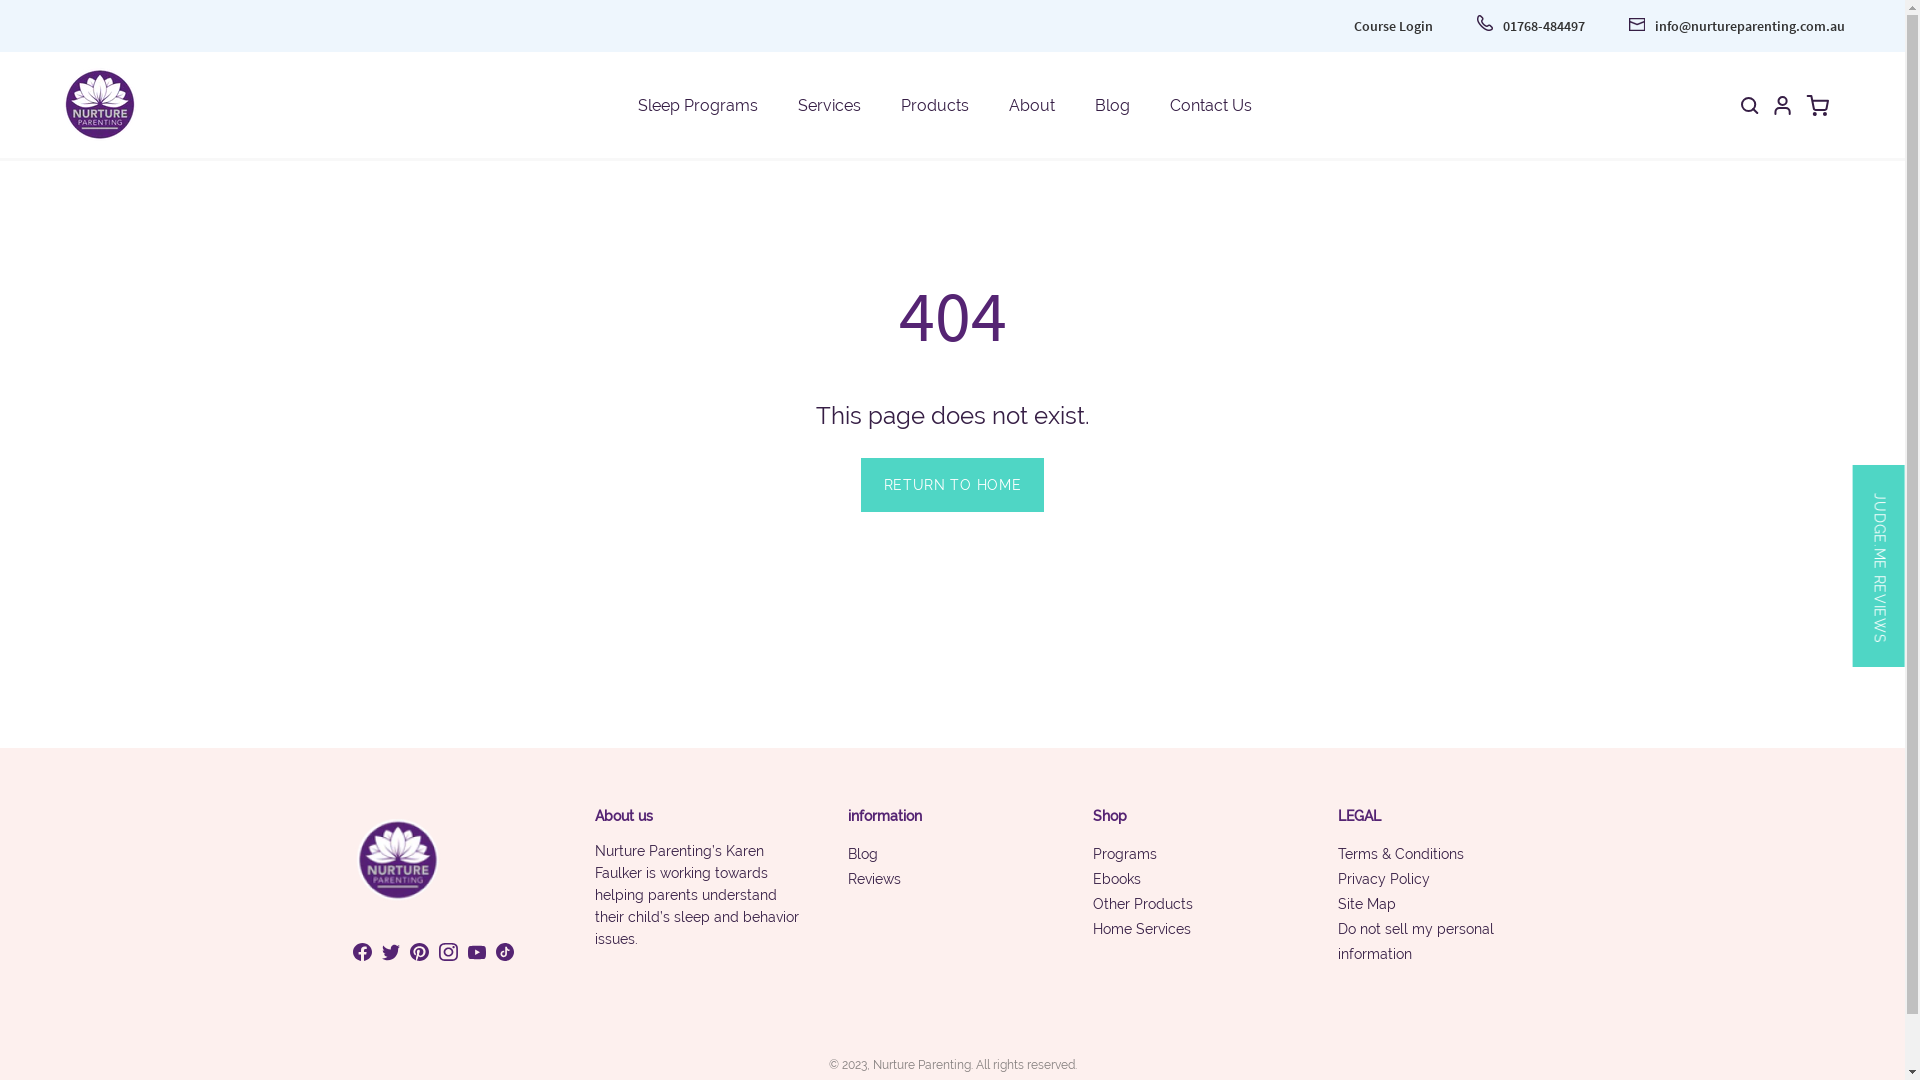 The height and width of the screenshot is (1080, 1920). I want to click on 'Course Login', so click(1392, 27).